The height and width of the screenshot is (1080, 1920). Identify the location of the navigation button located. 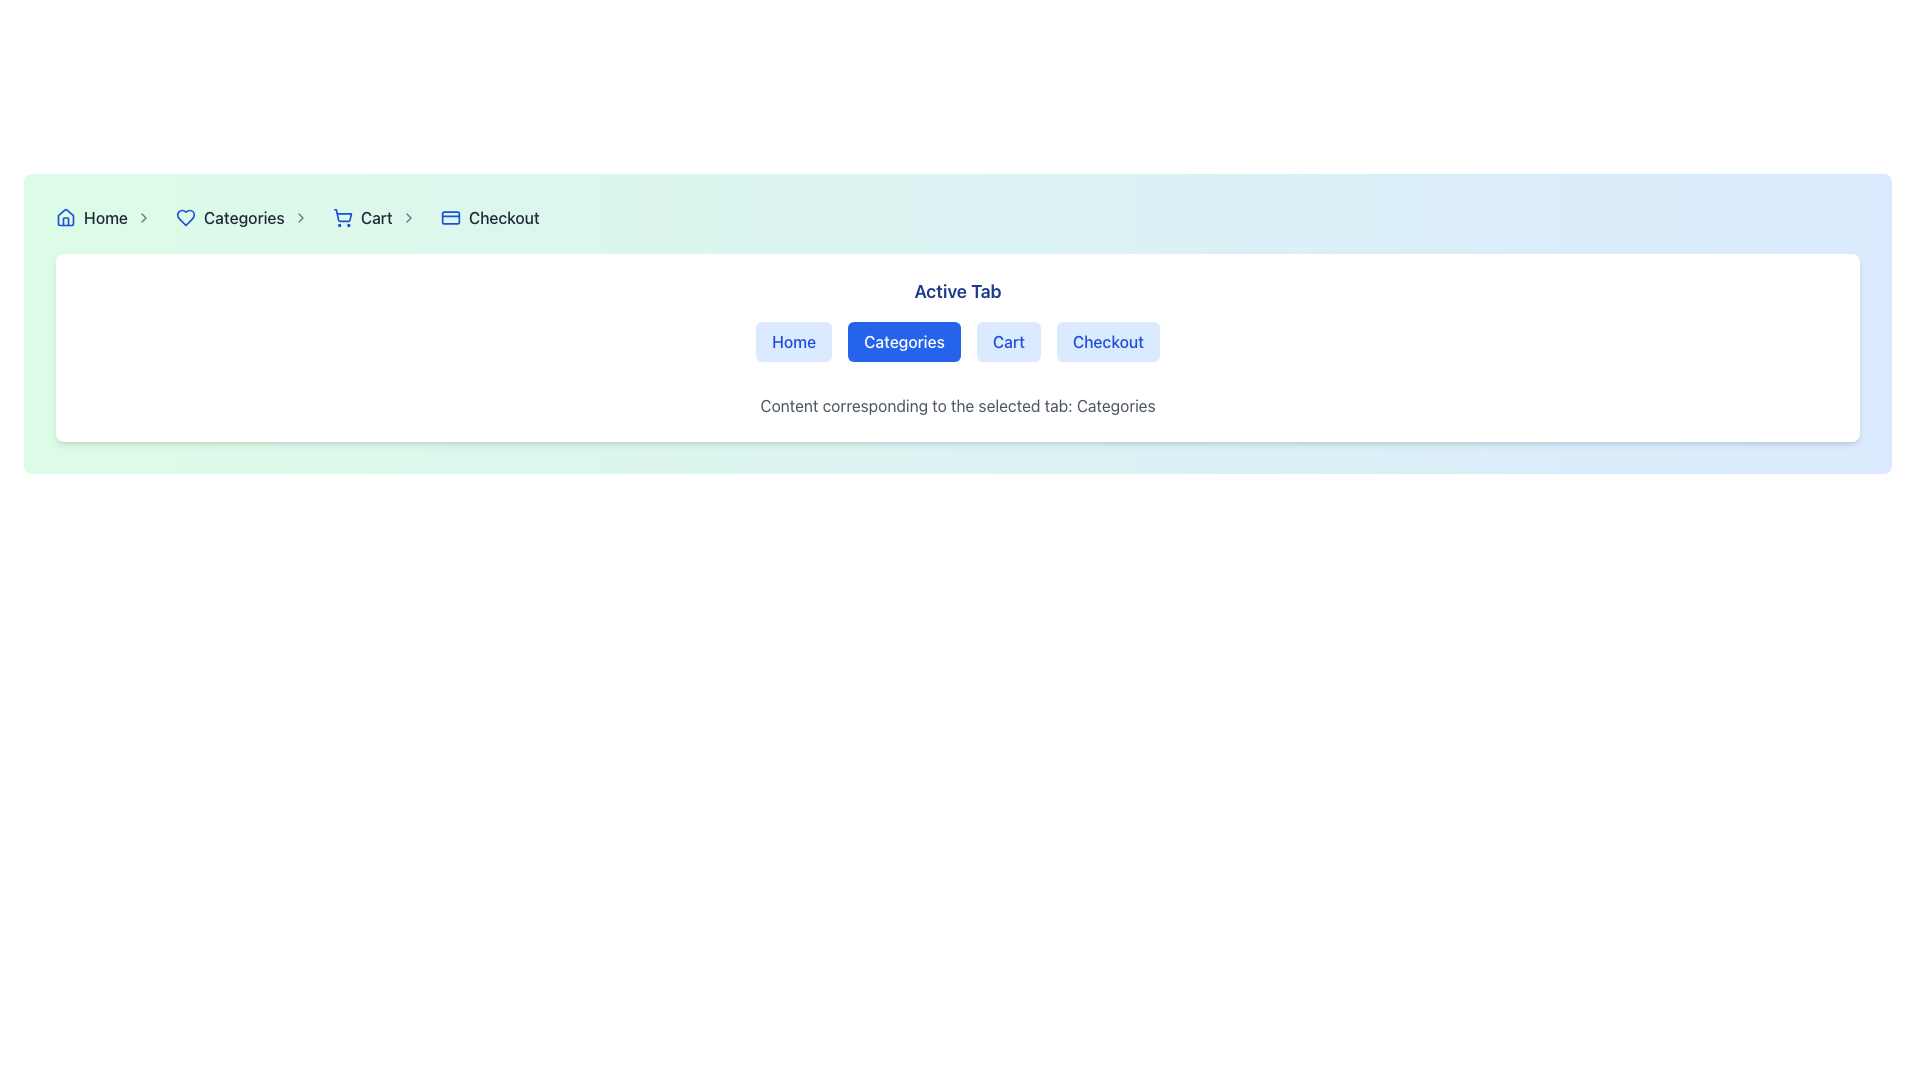
(1107, 341).